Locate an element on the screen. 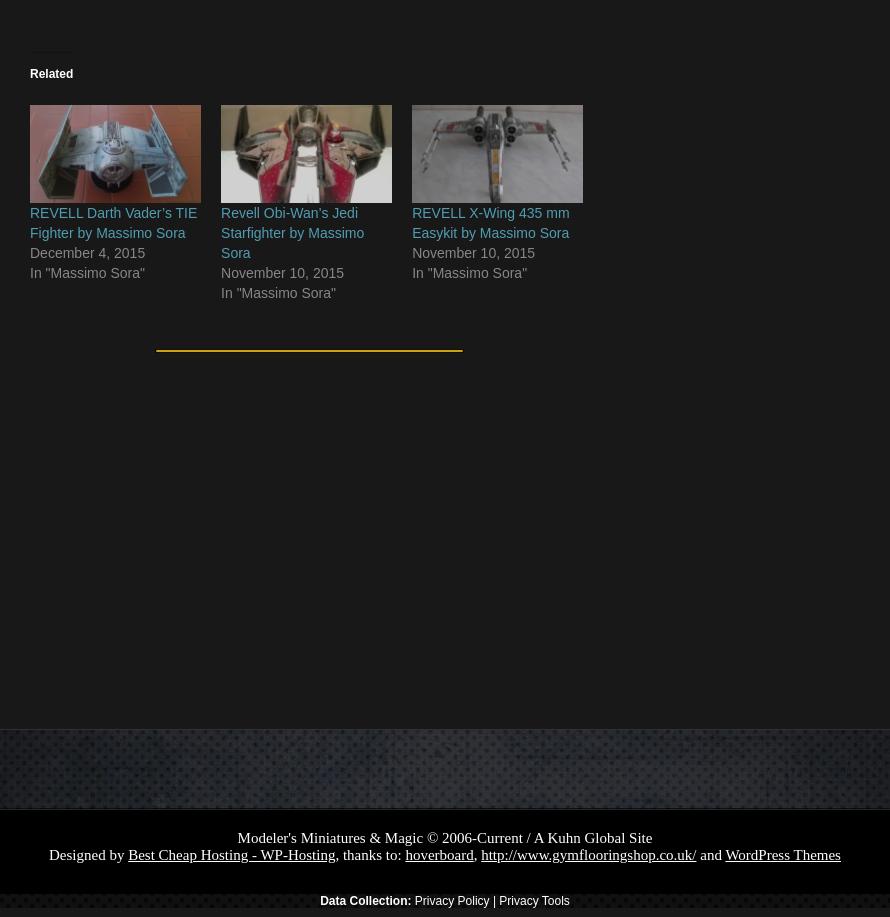  'Privacy Tools' is located at coordinates (533, 900).